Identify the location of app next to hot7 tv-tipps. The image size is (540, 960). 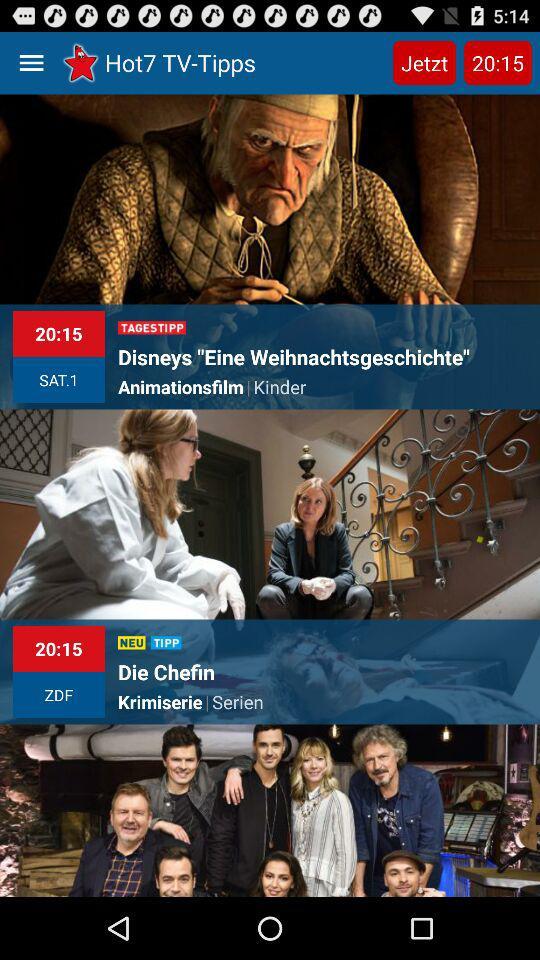
(423, 62).